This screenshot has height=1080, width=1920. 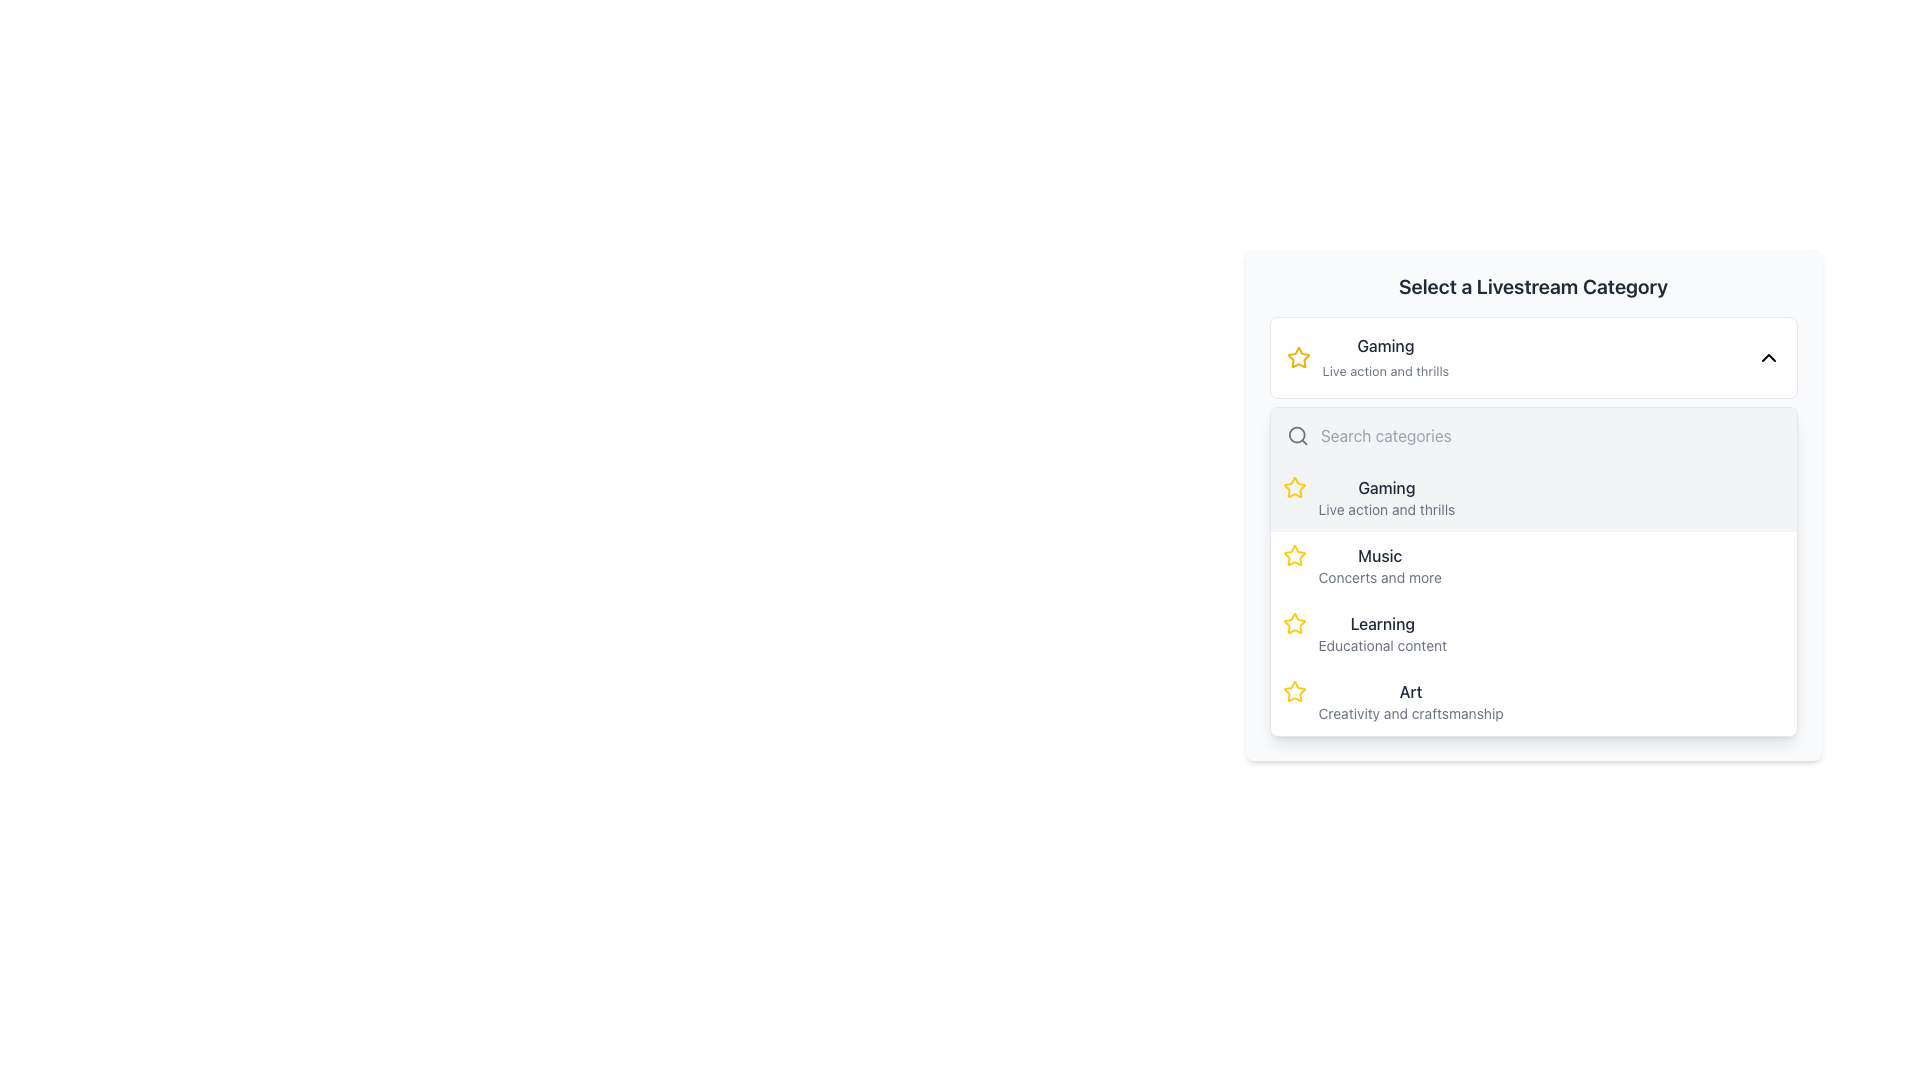 What do you see at coordinates (1385, 508) in the screenshot?
I see `the static text that serves as a subtitle for the 'Gaming' category, which is positioned directly below the 'Gaming' label in a structured list` at bounding box center [1385, 508].